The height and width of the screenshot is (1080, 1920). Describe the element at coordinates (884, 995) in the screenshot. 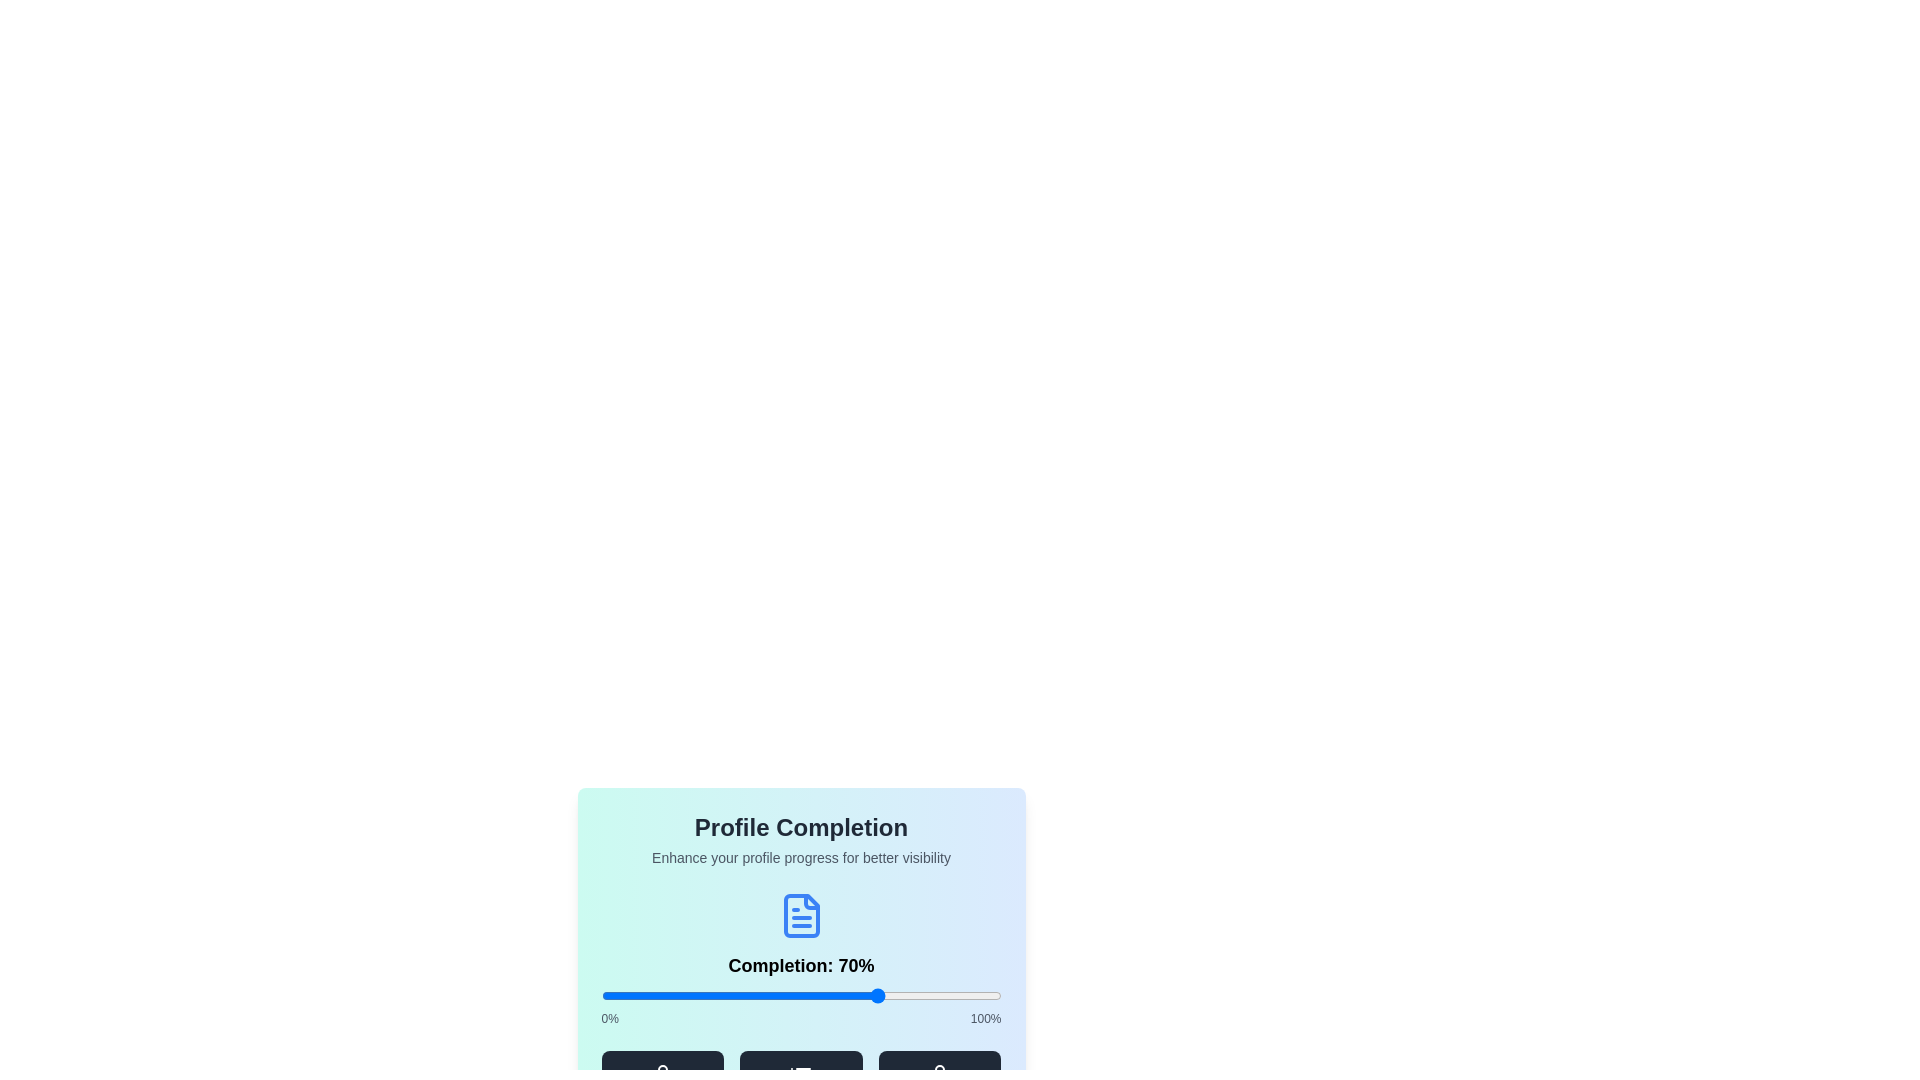

I see `the profile completion slider` at that location.